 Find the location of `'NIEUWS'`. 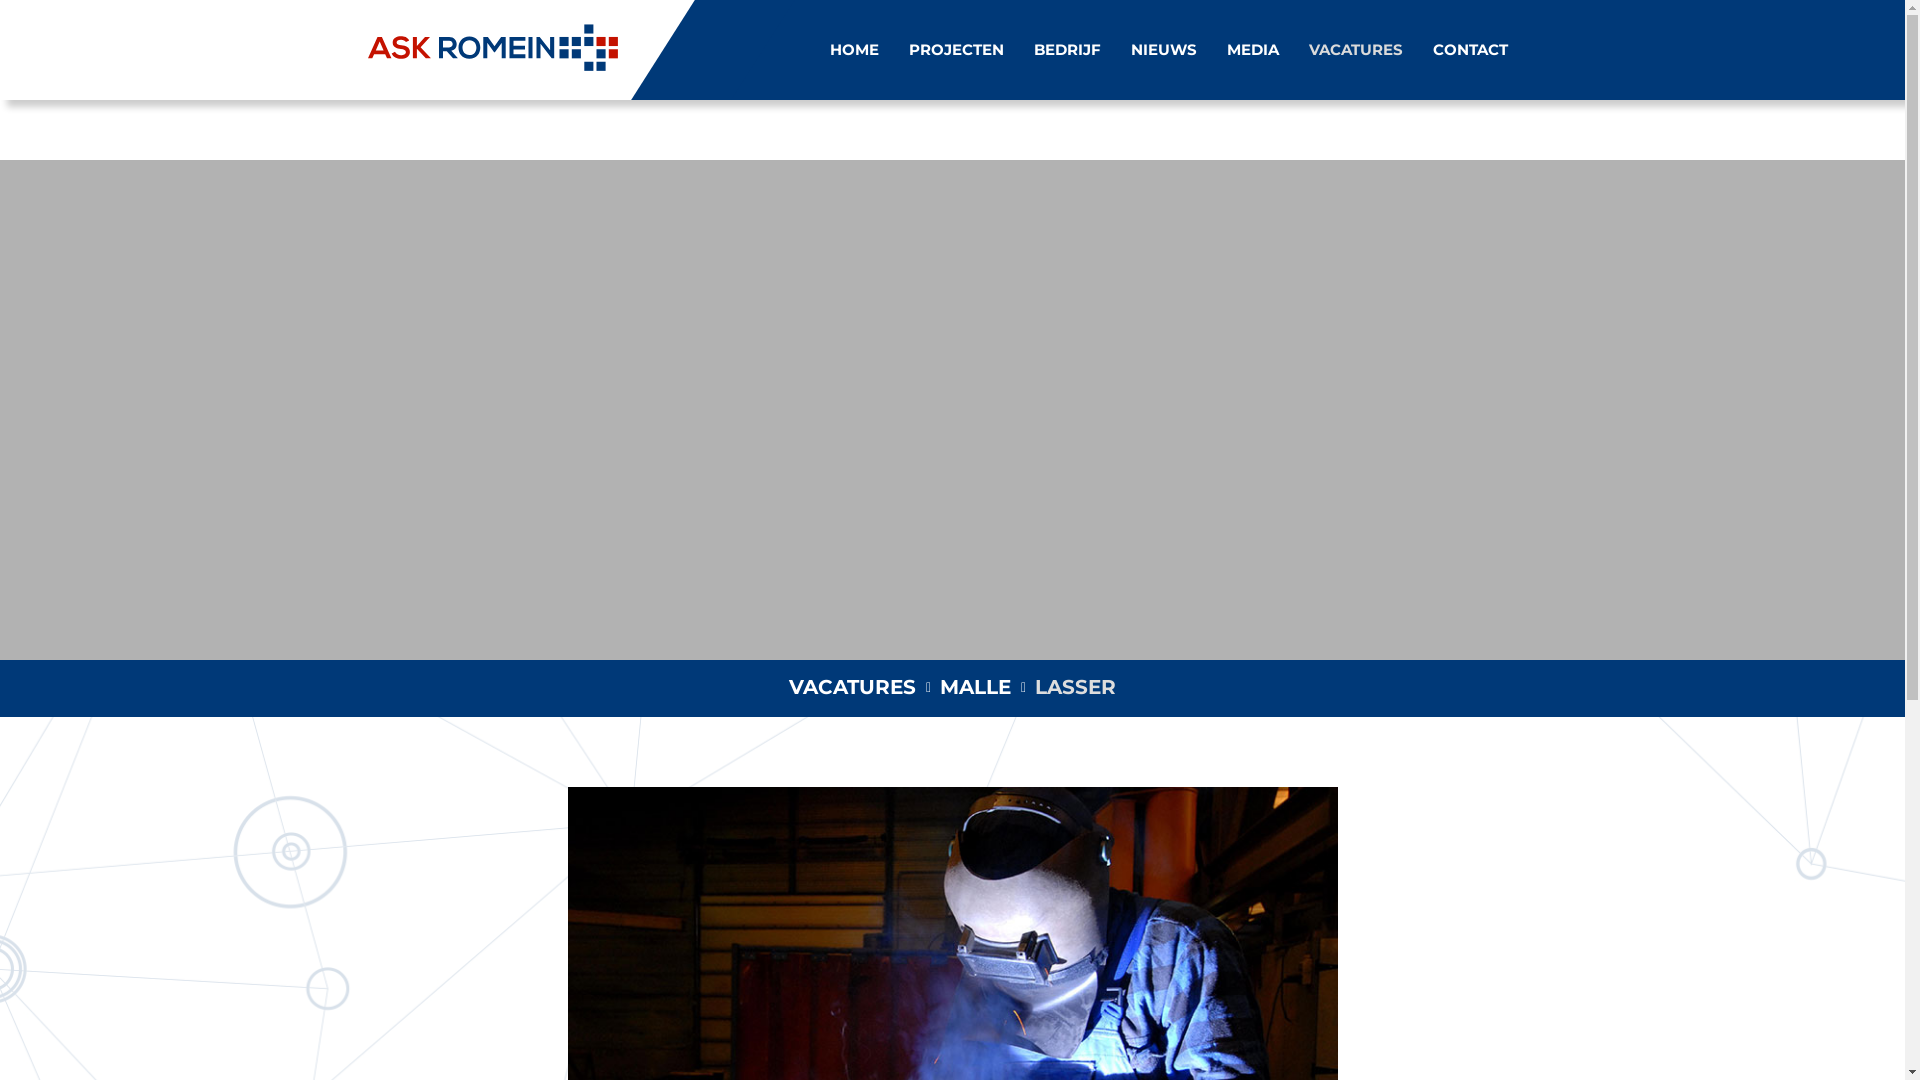

'NIEUWS' is located at coordinates (1129, 49).